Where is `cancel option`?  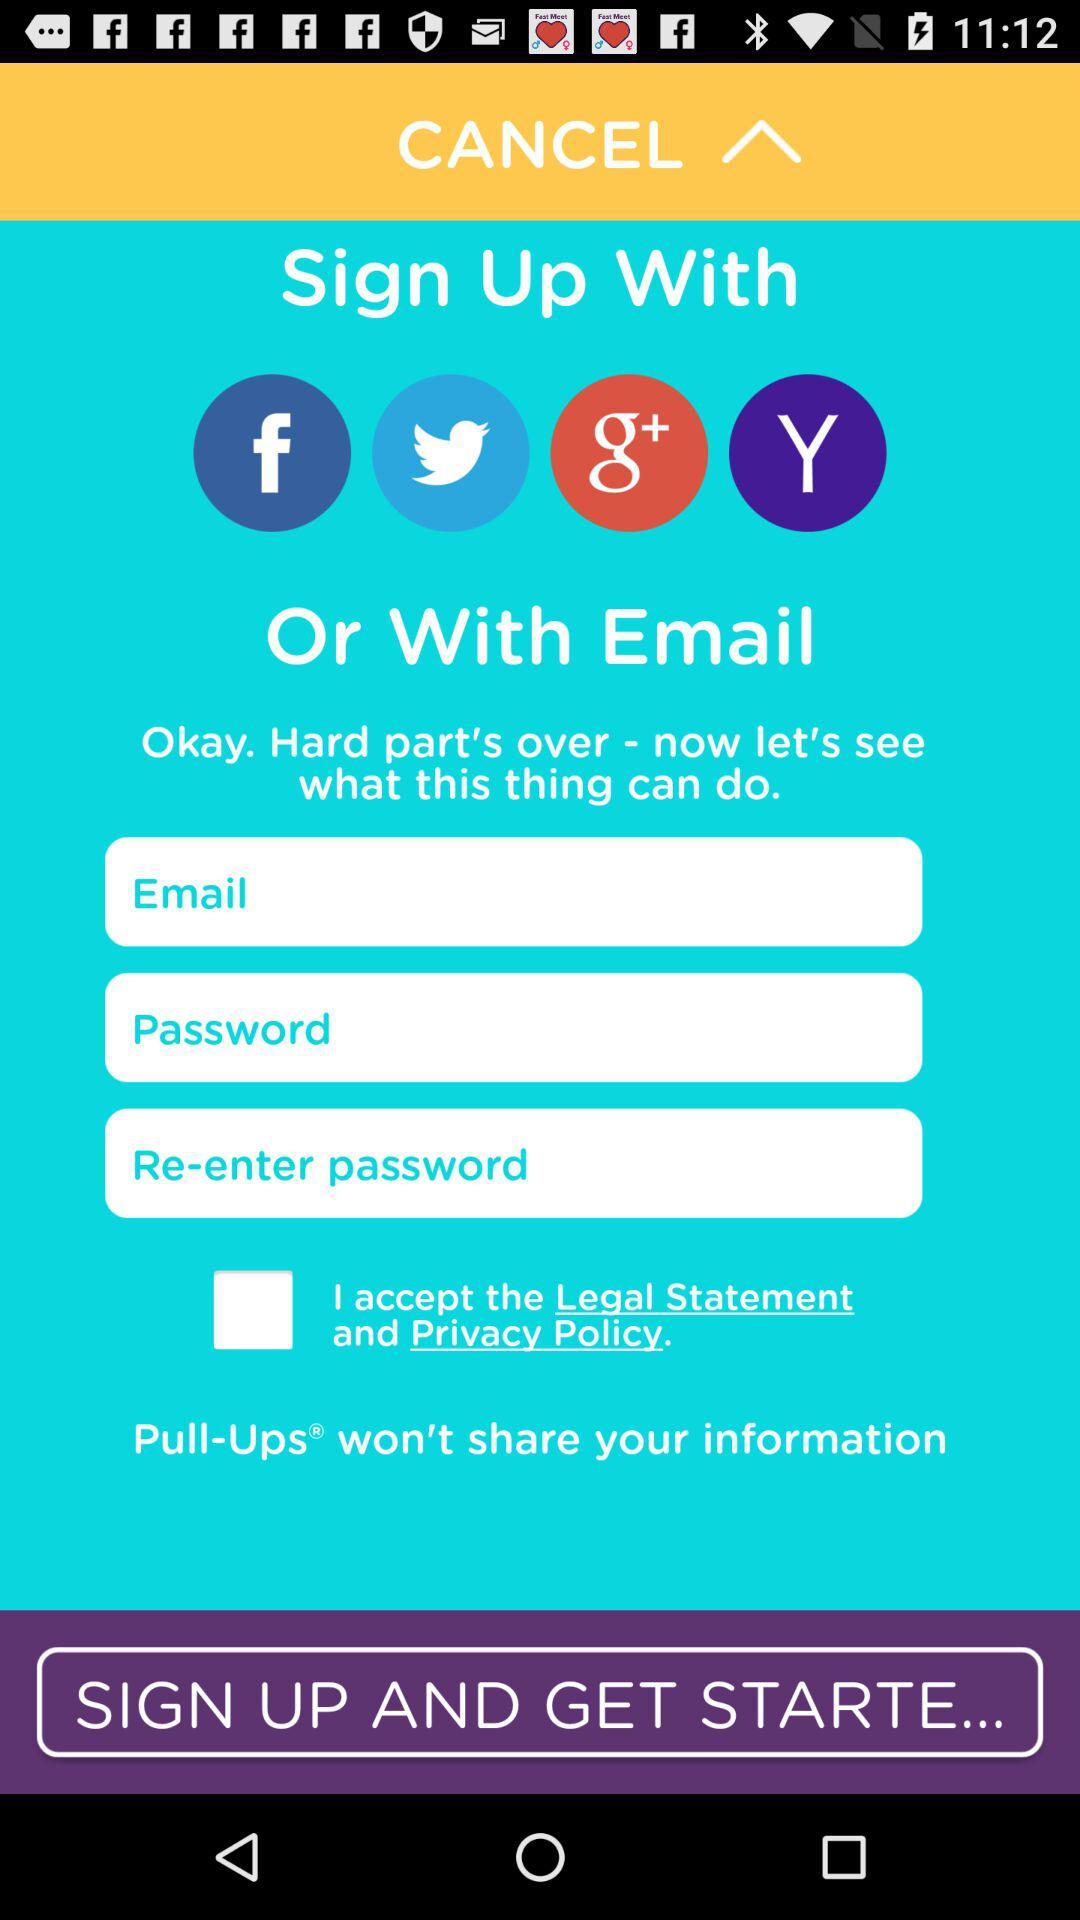 cancel option is located at coordinates (540, 140).